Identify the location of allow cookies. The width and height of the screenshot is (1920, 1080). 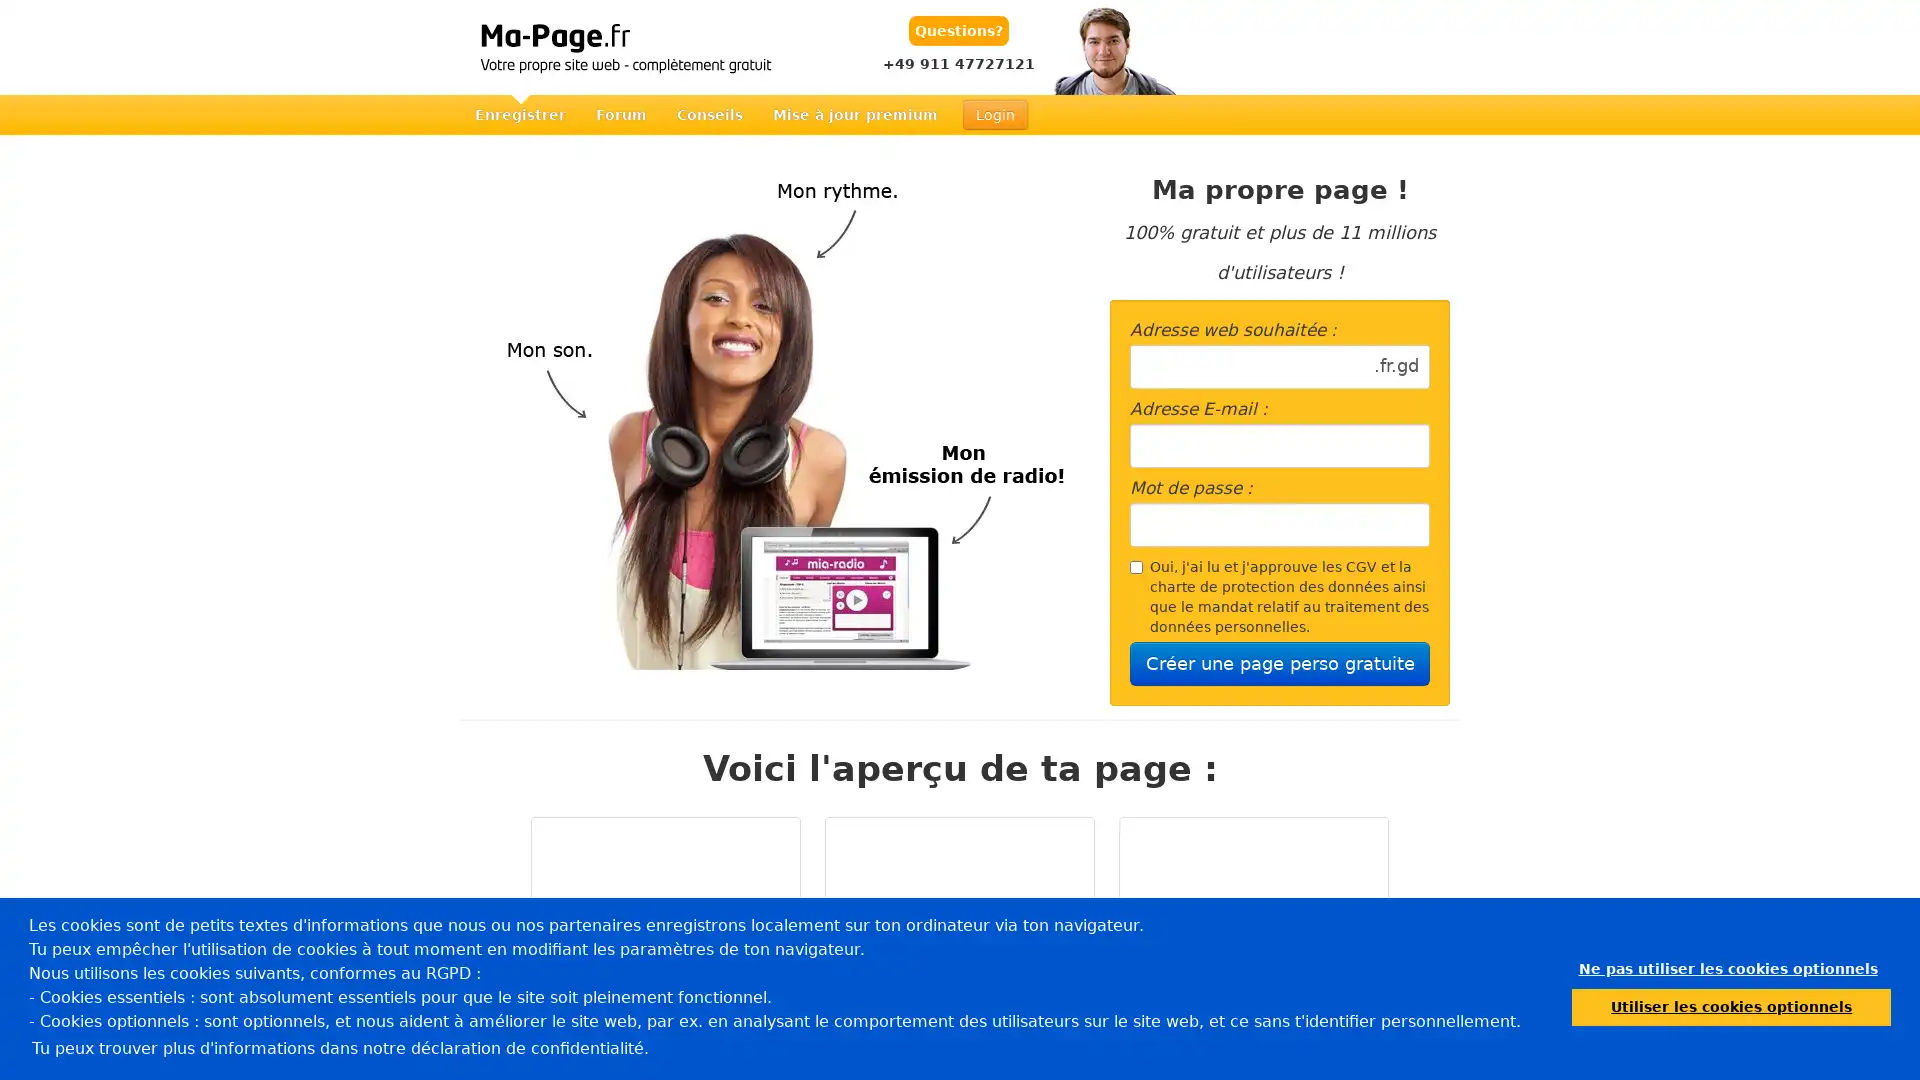
(1730, 1006).